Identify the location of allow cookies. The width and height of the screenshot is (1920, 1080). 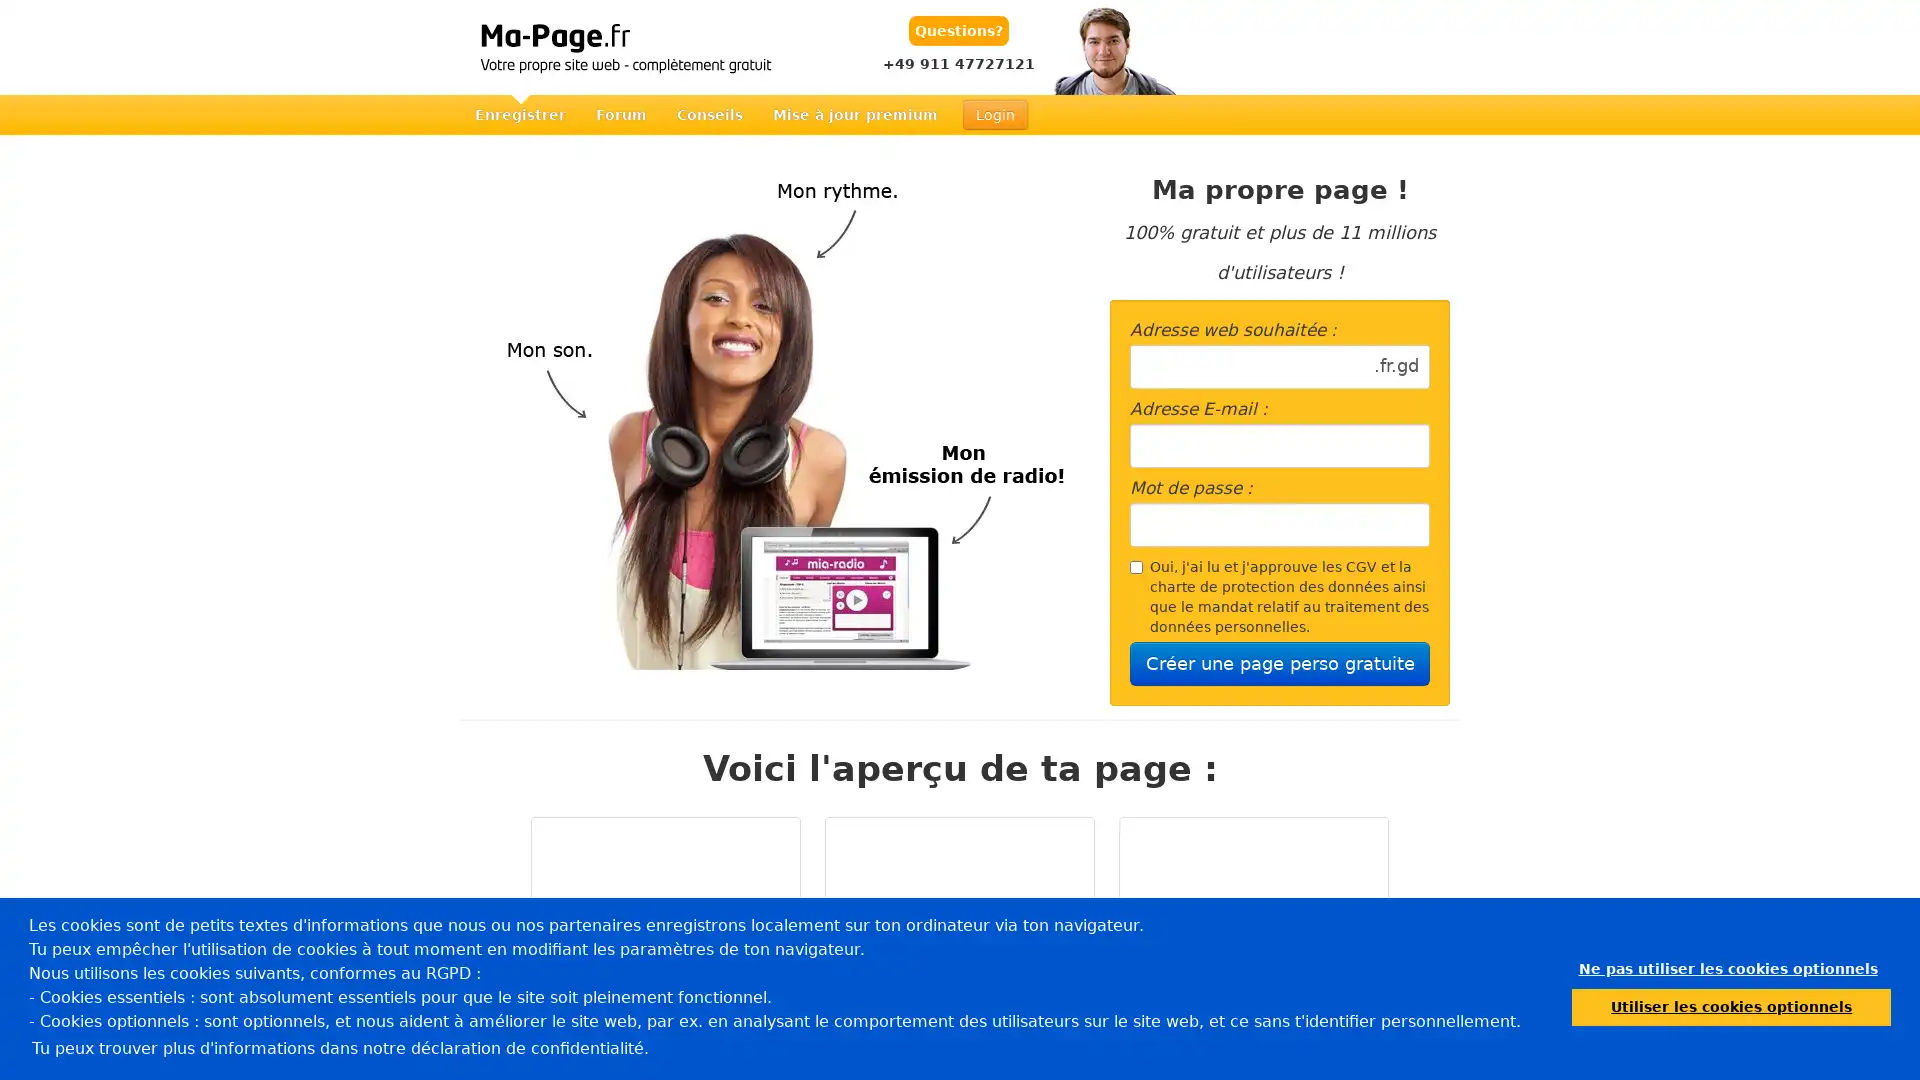
(1730, 1006).